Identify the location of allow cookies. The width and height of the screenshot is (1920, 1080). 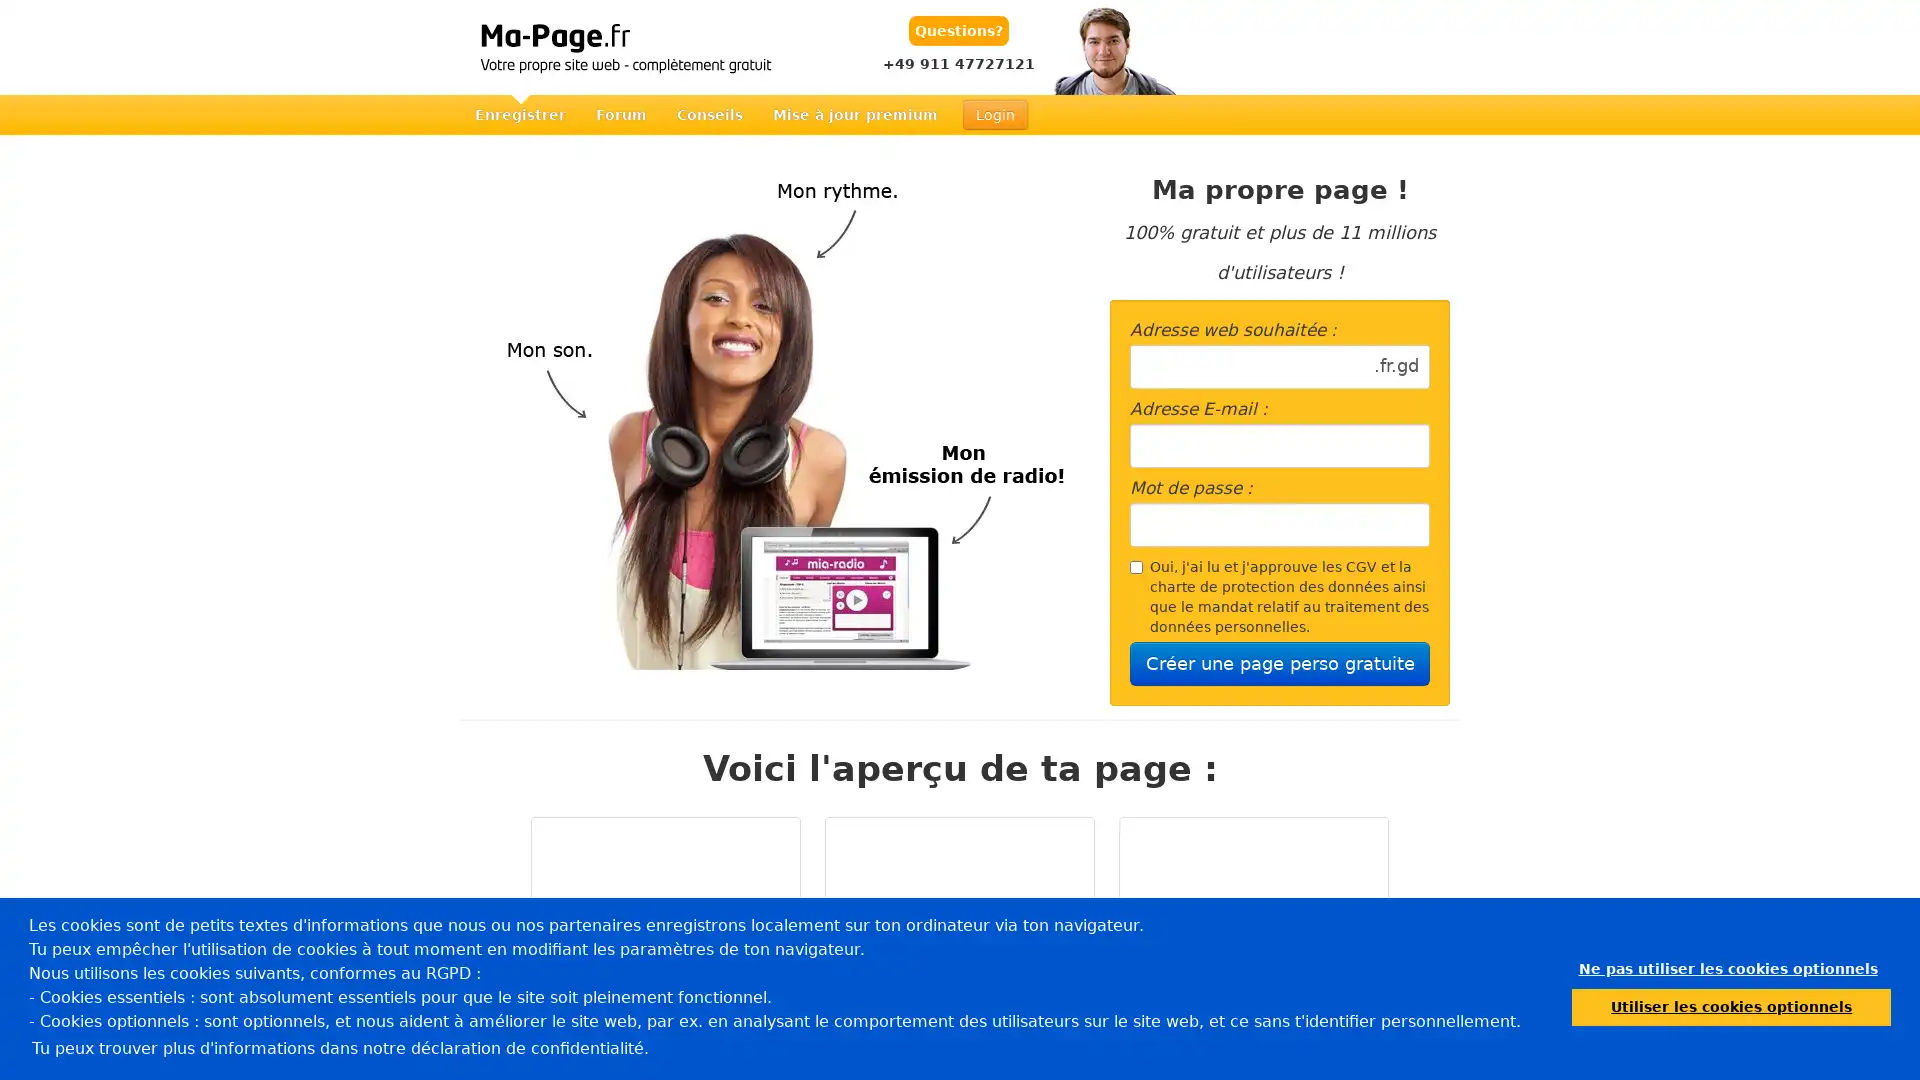
(1730, 1006).